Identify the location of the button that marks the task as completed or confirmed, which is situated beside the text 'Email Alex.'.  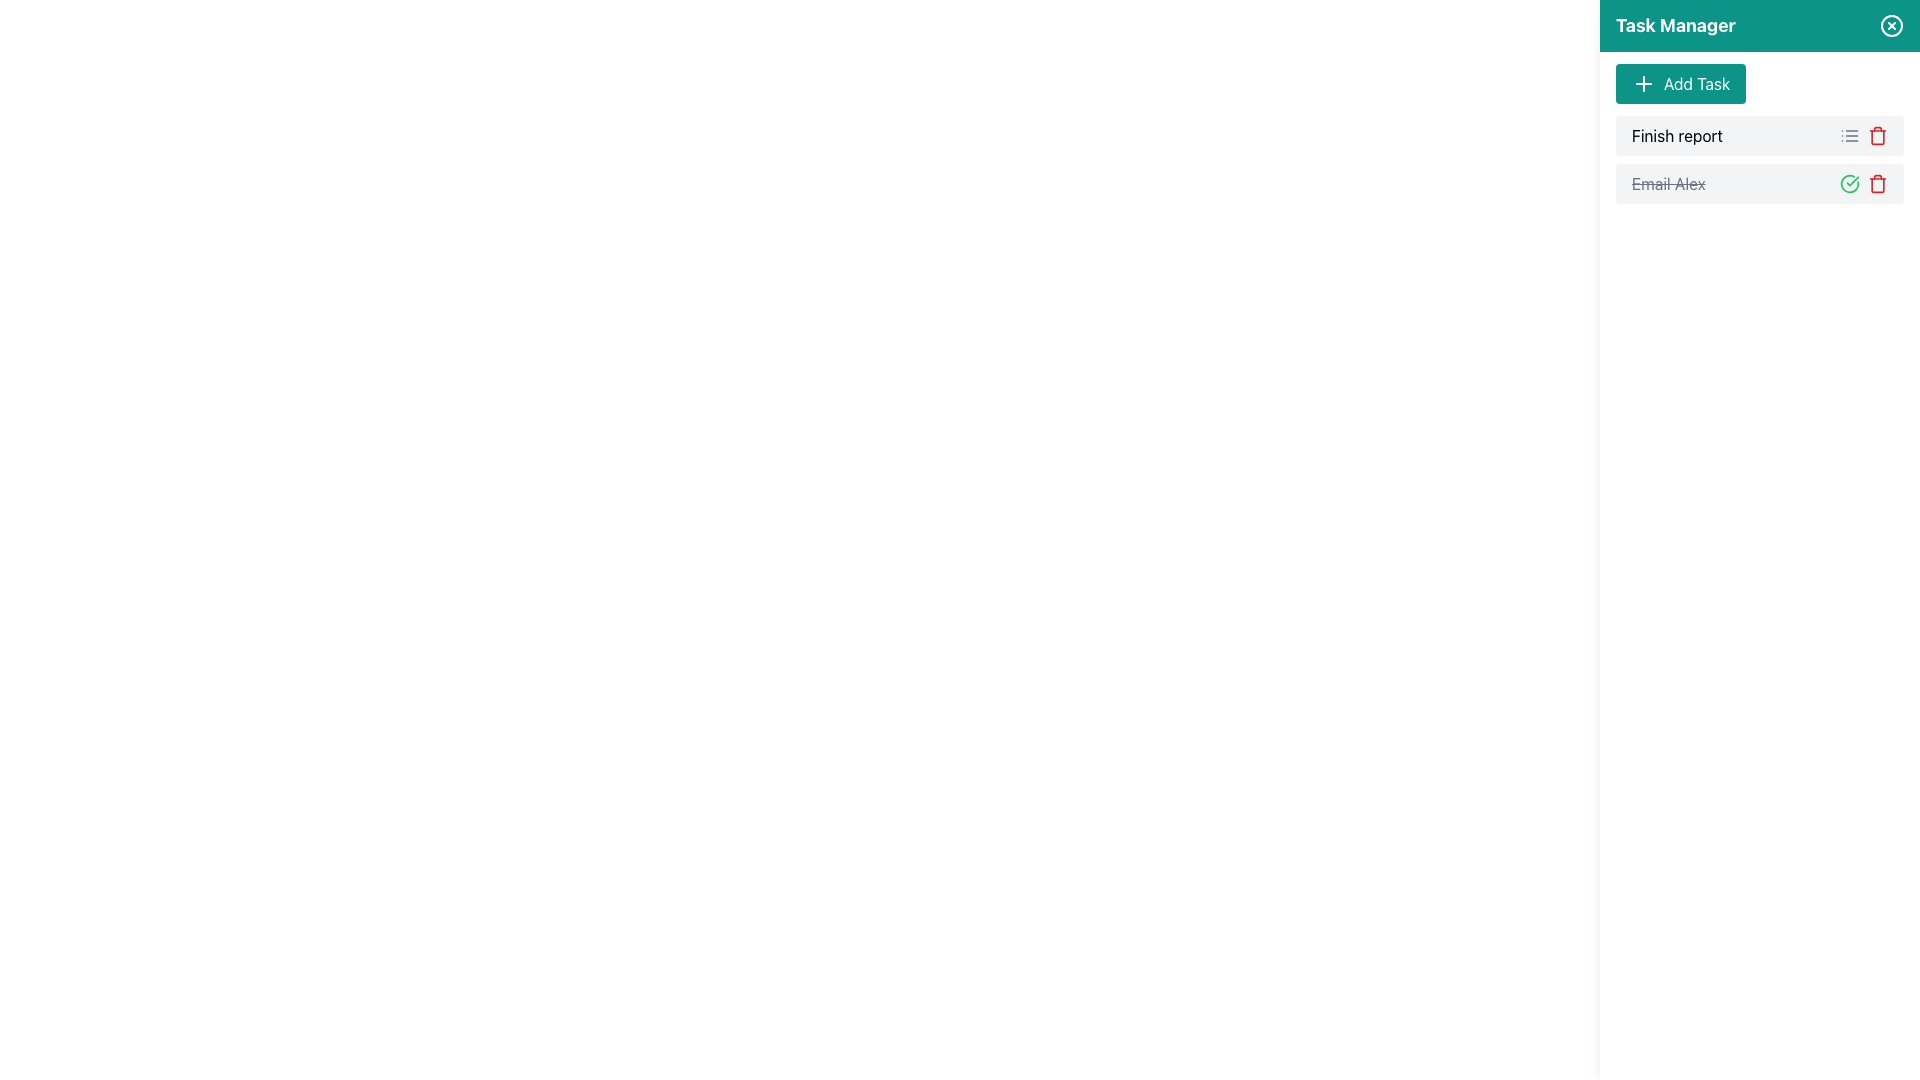
(1848, 184).